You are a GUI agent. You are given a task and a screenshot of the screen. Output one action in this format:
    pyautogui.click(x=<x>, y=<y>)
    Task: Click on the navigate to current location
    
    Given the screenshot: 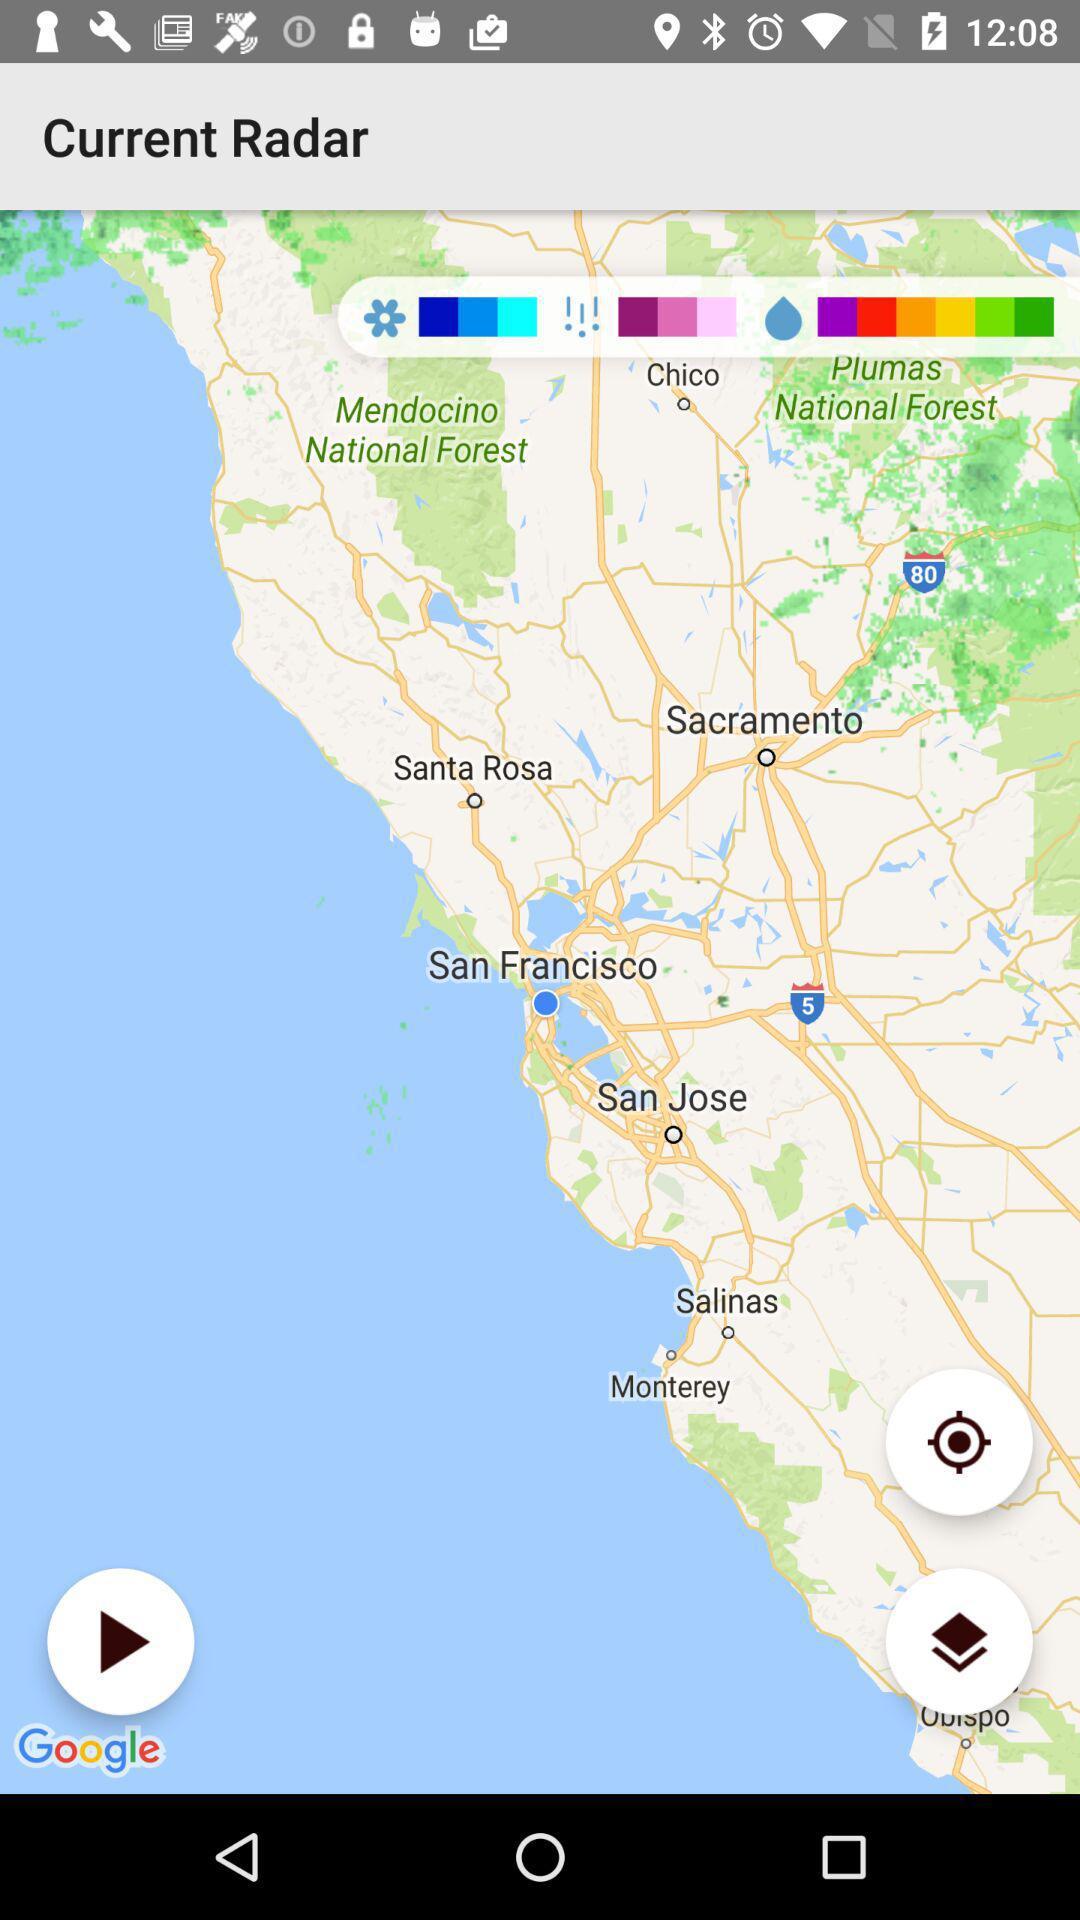 What is the action you would take?
    pyautogui.click(x=958, y=1442)
    